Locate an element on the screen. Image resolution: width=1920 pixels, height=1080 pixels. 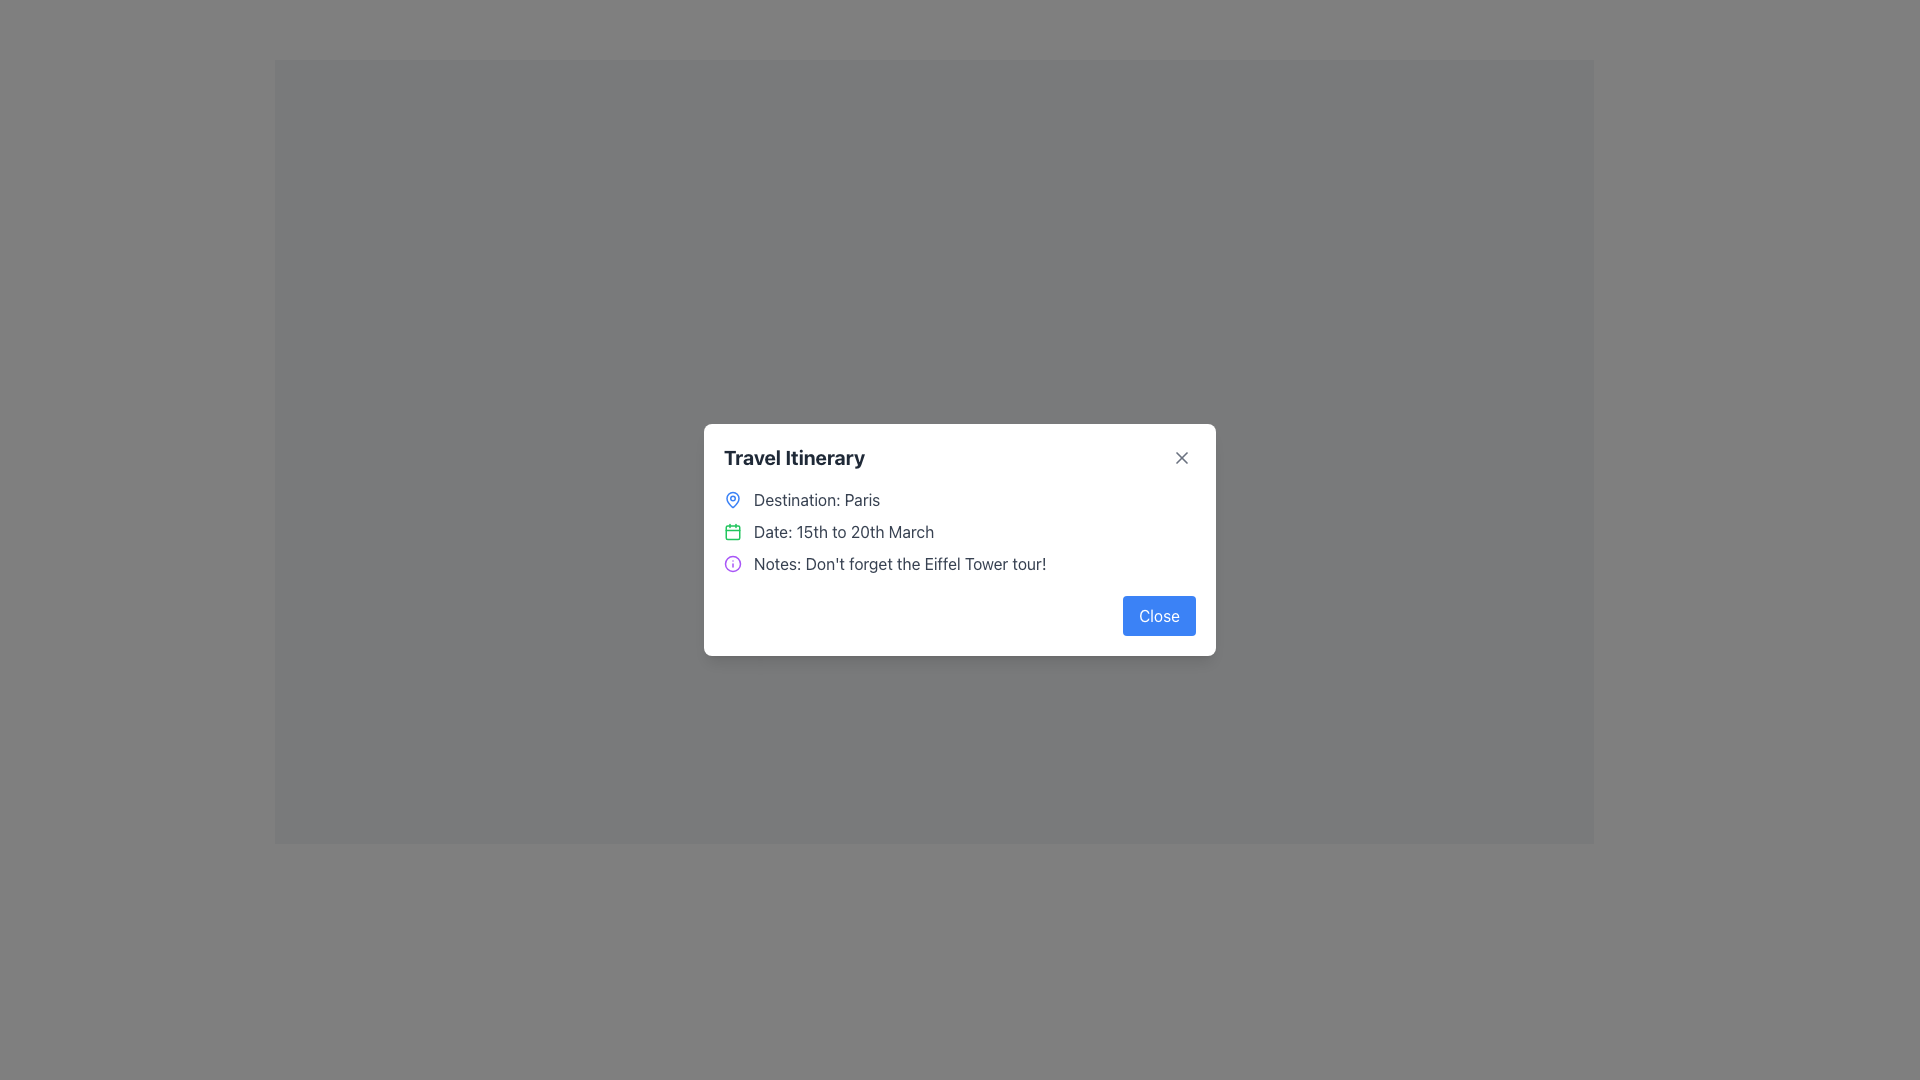
the 'X' icon button located at the top-right corner of the 'Travel Itinerary' dialogue box, which is styled in a minimalistic manner with two crossing diagonal lines is located at coordinates (1181, 458).